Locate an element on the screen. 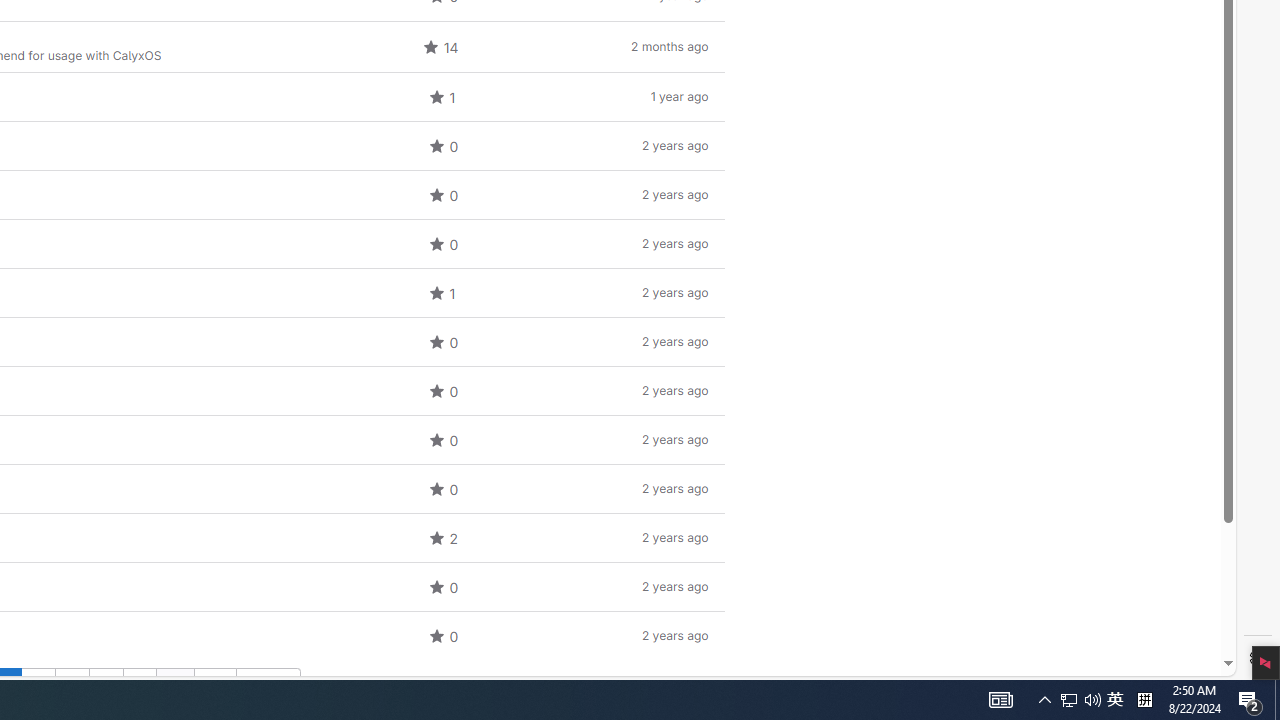  'Go to page 2' is located at coordinates (38, 684).